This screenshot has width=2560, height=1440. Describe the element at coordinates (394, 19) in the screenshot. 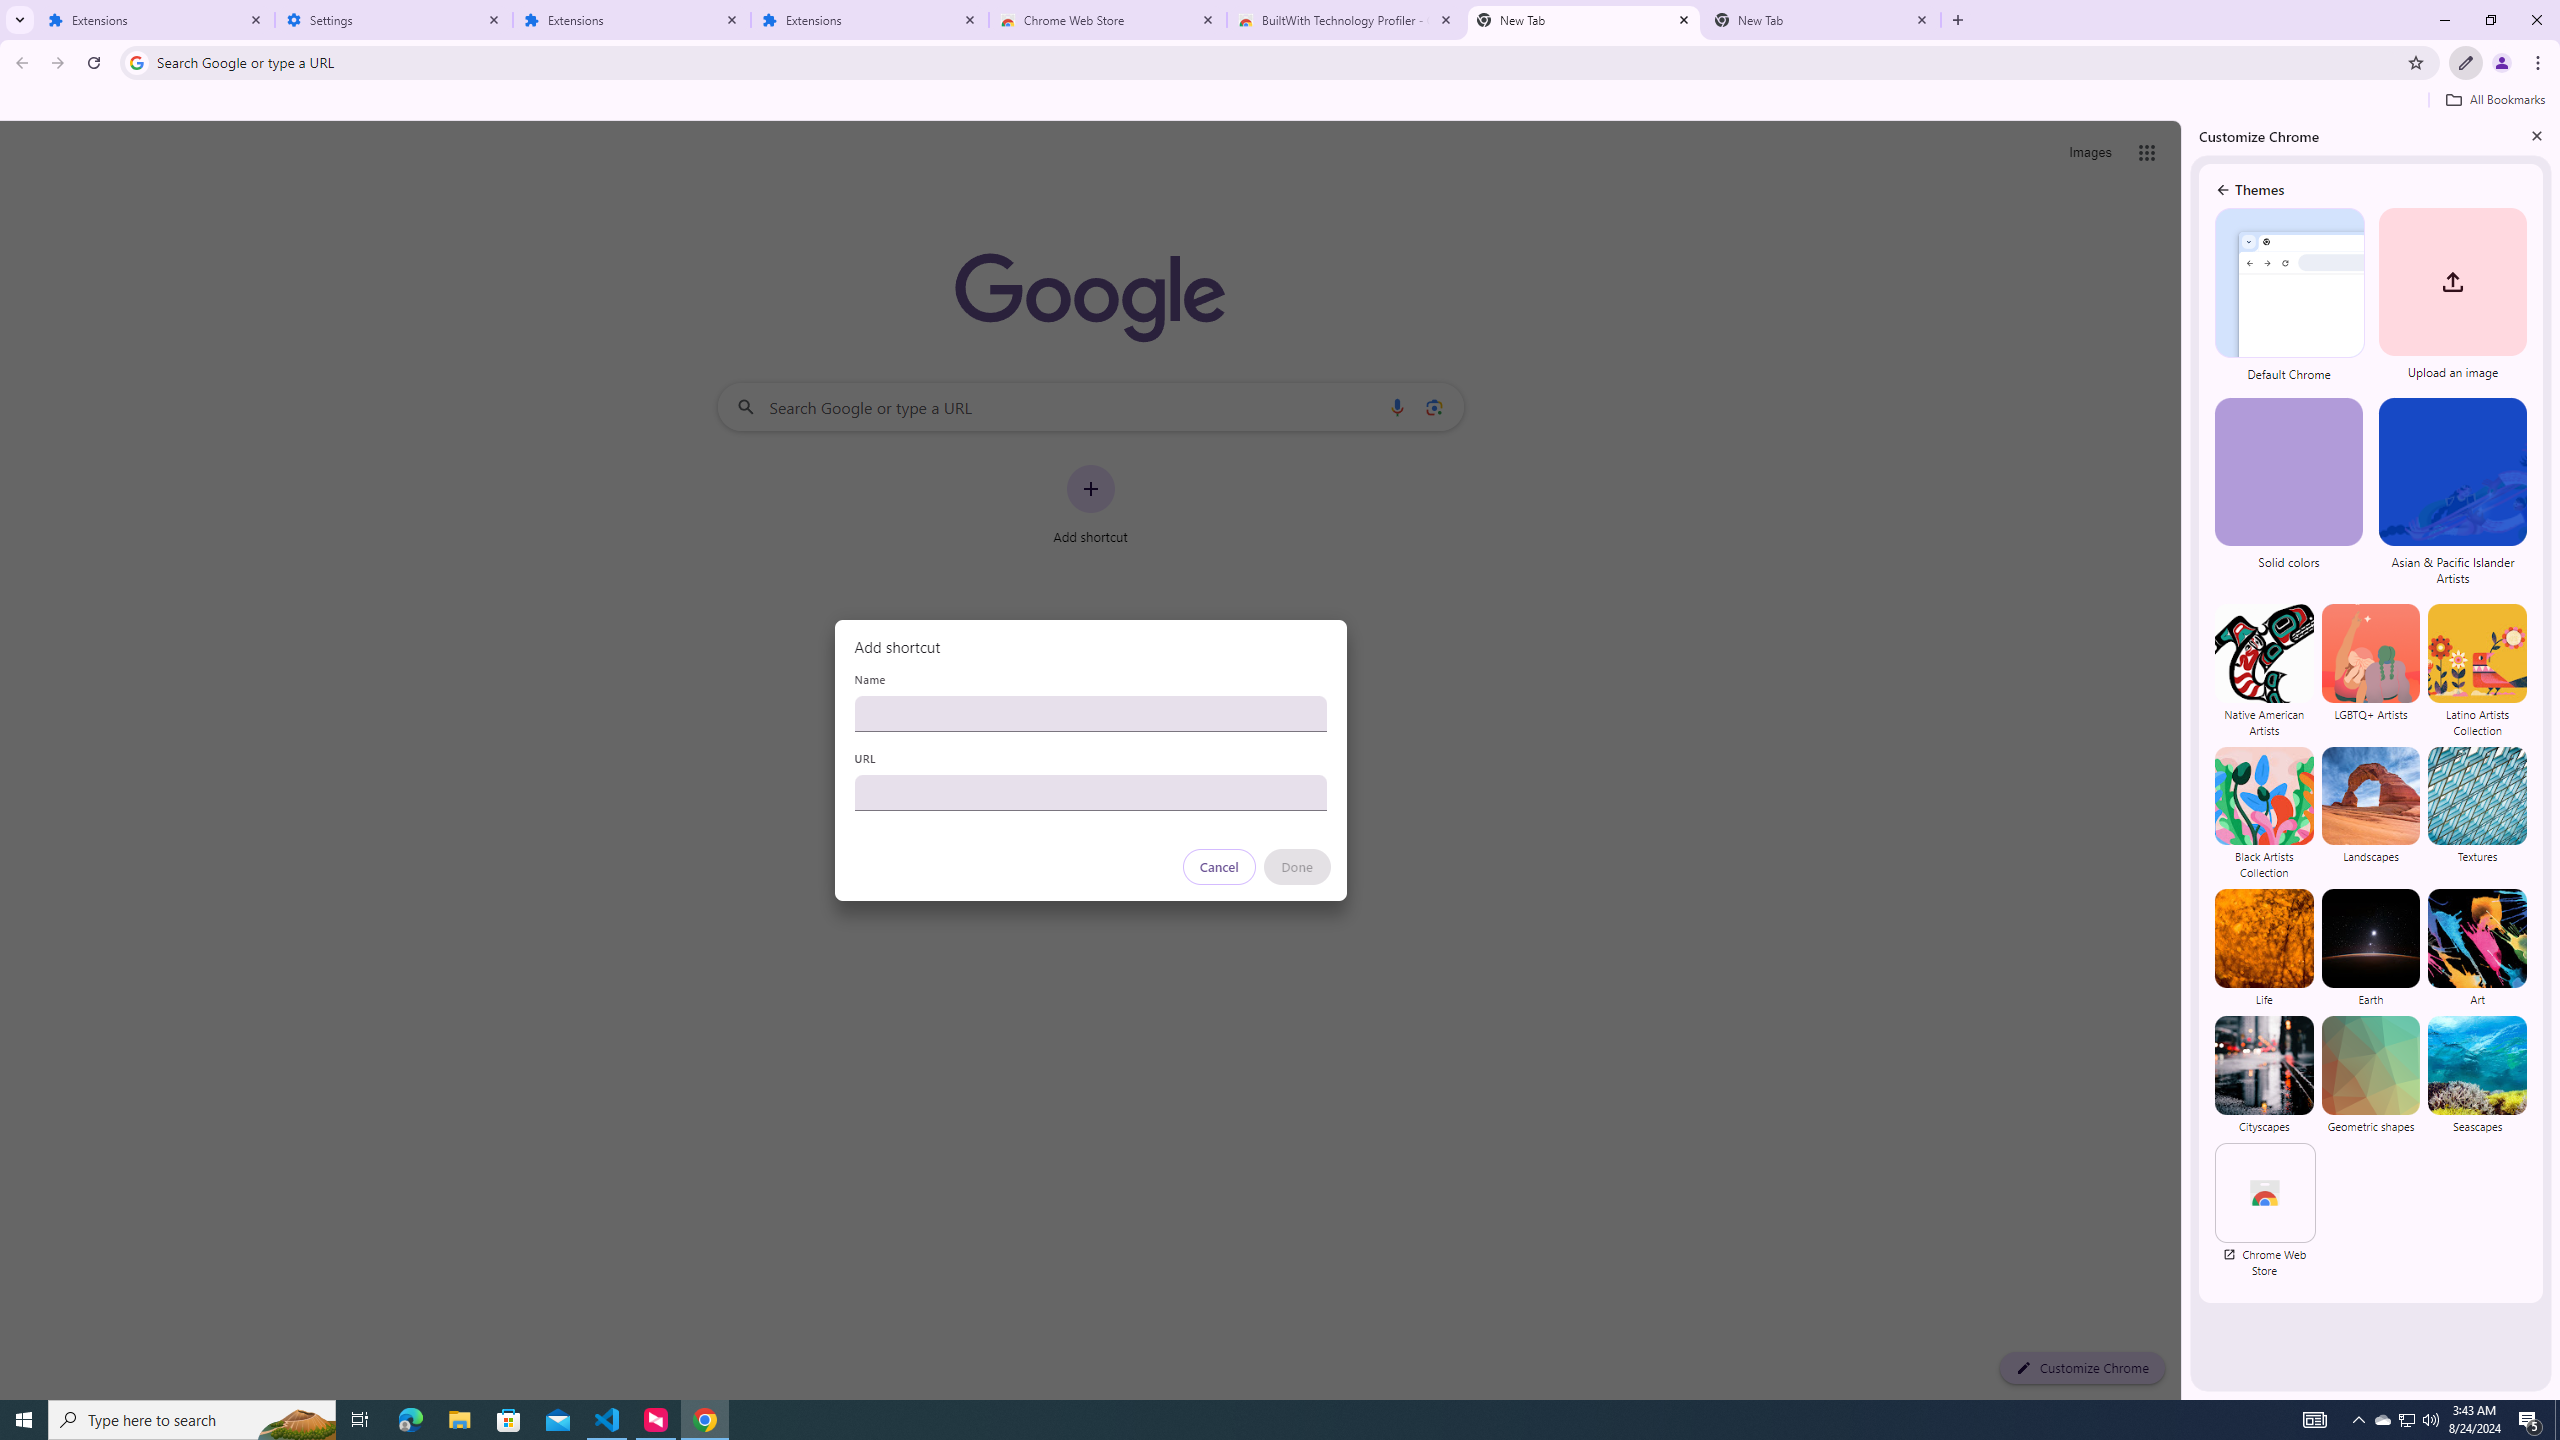

I see `'Settings'` at that location.